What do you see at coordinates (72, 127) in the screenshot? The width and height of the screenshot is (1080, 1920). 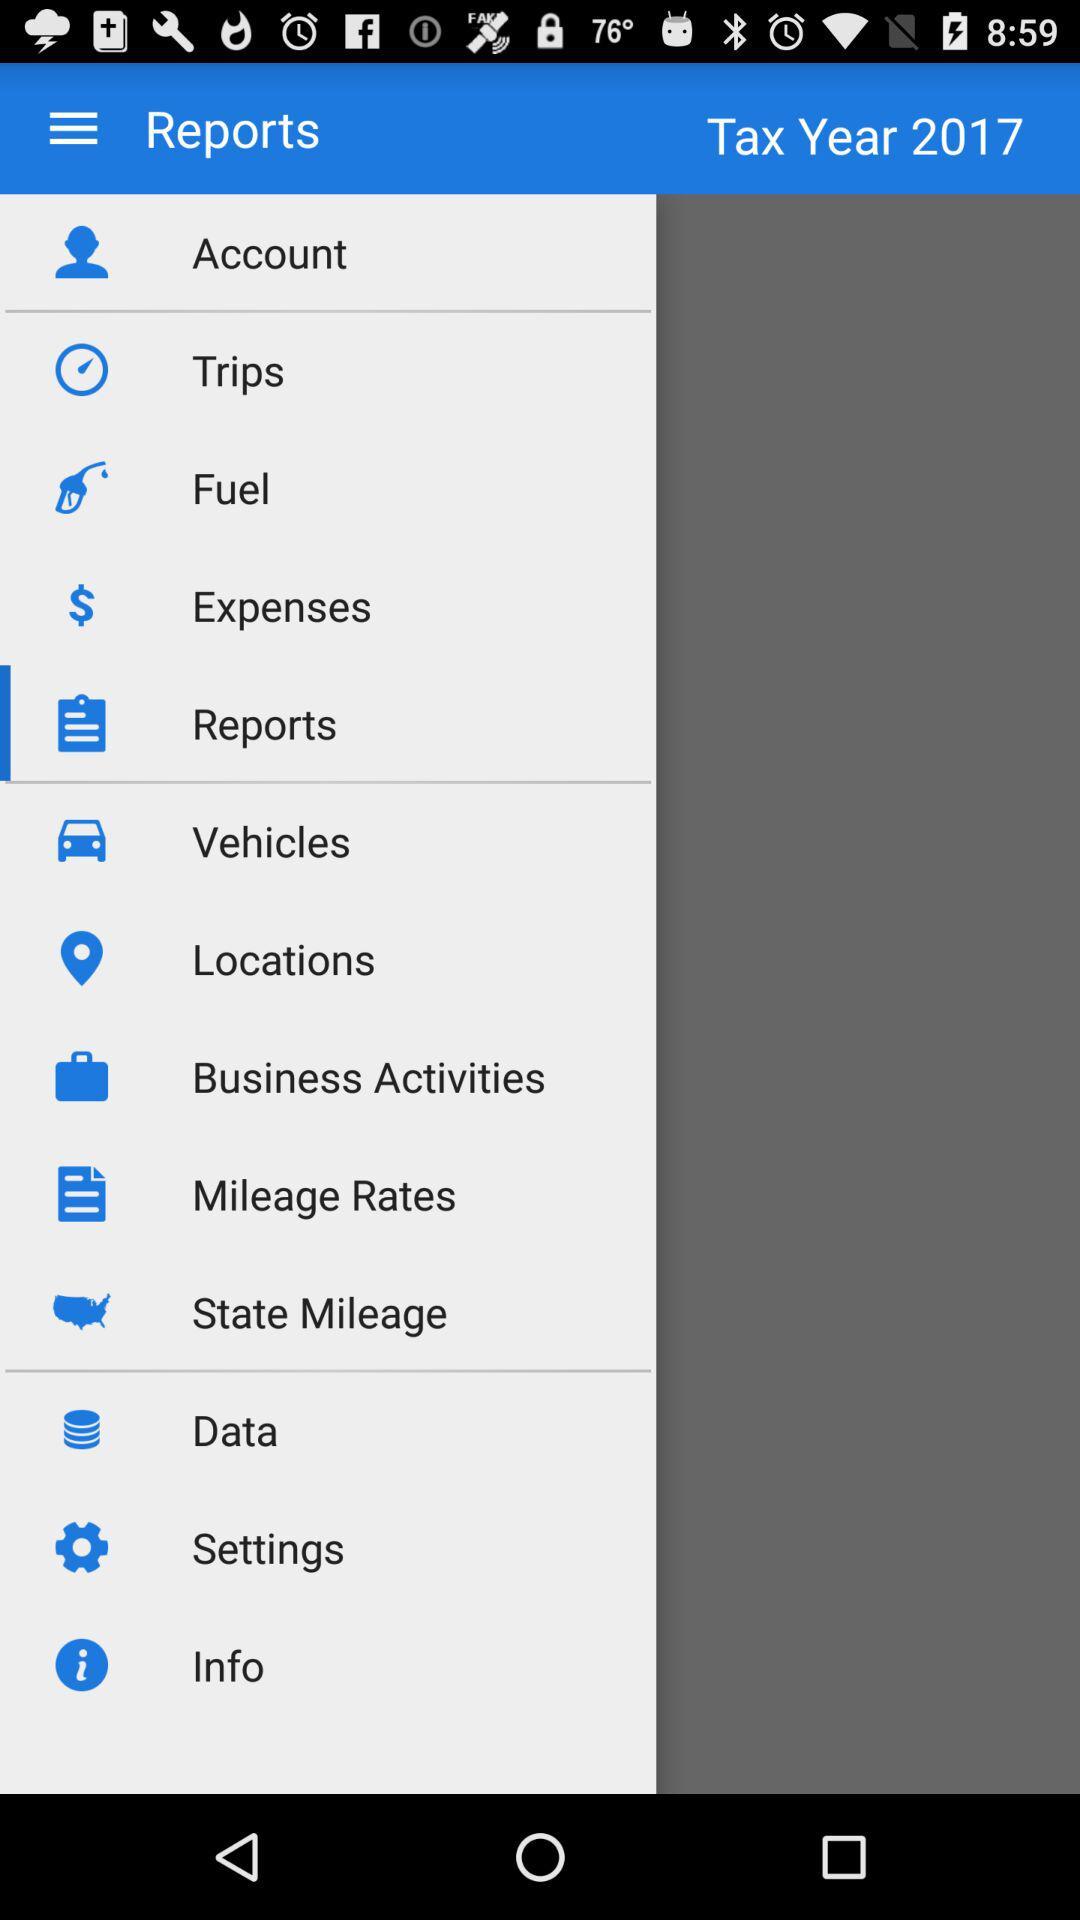 I see `show menu` at bounding box center [72, 127].